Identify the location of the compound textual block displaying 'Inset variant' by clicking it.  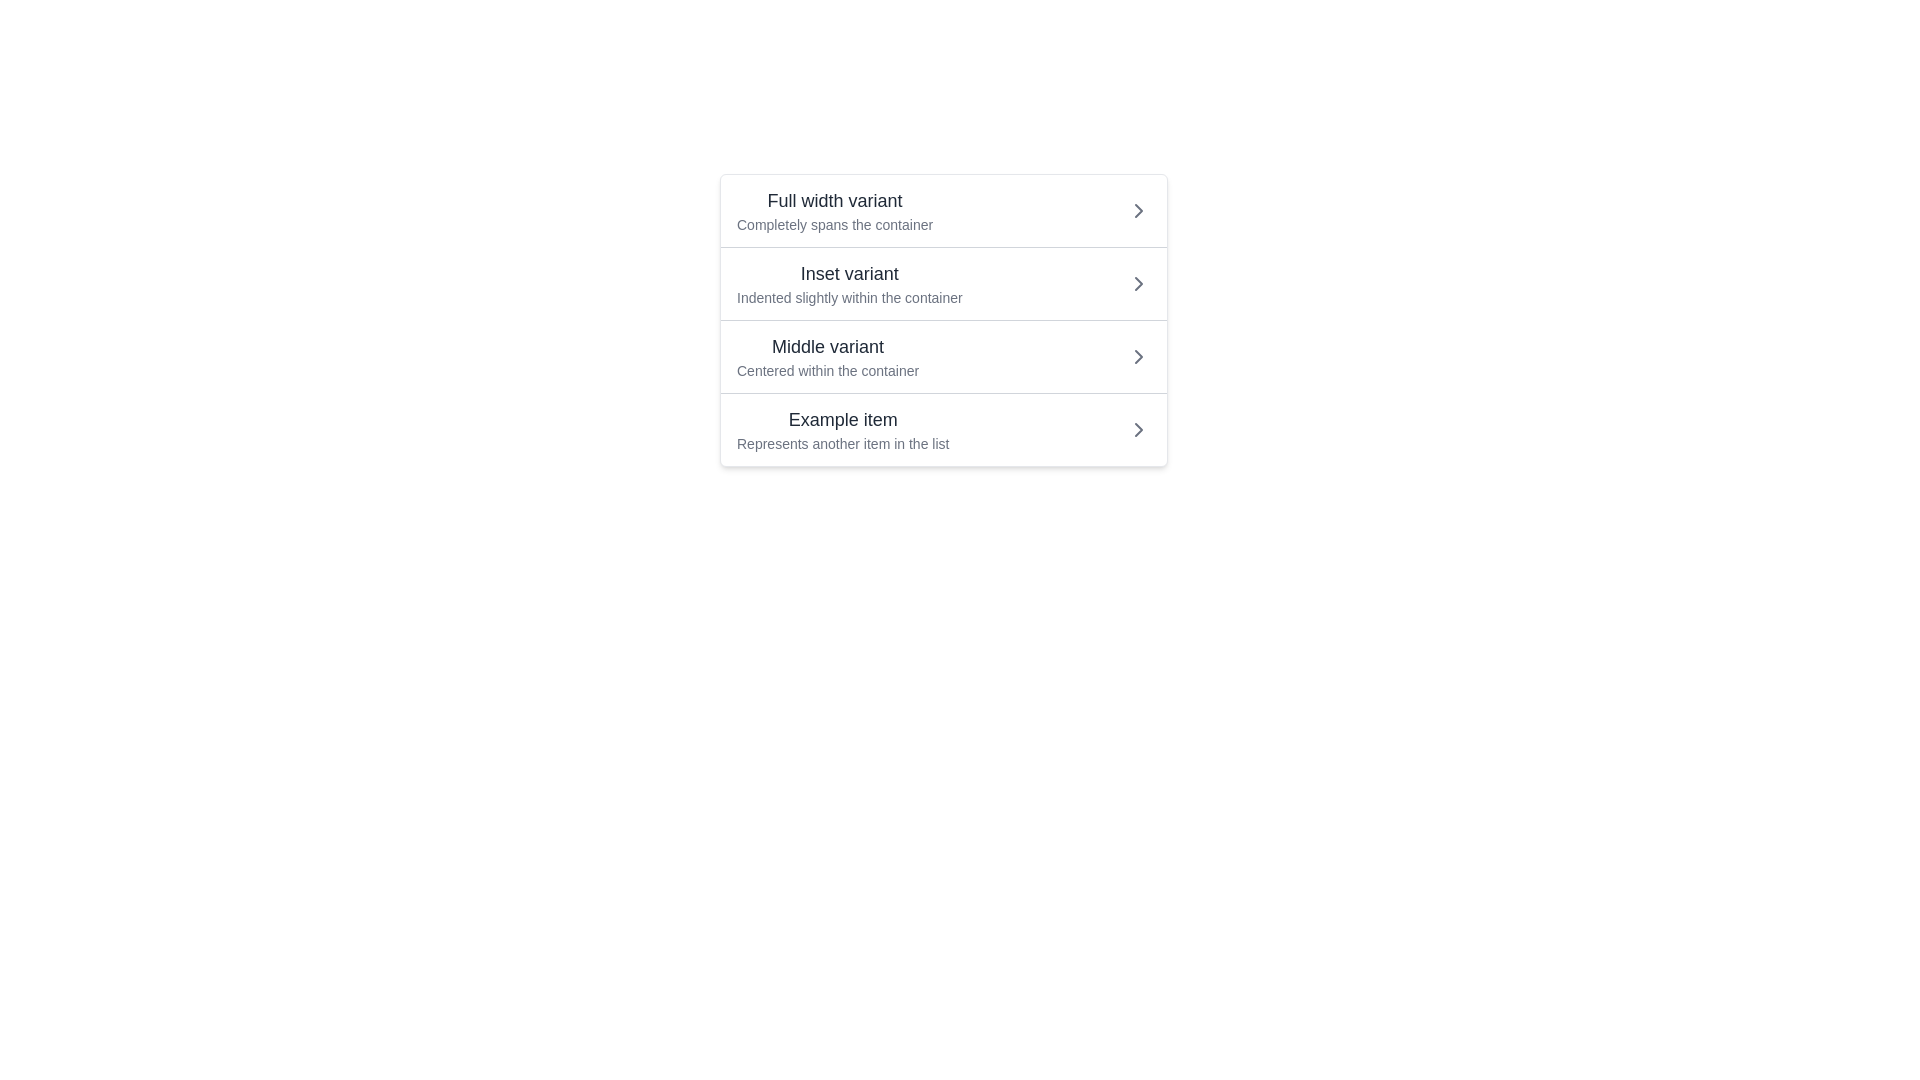
(849, 284).